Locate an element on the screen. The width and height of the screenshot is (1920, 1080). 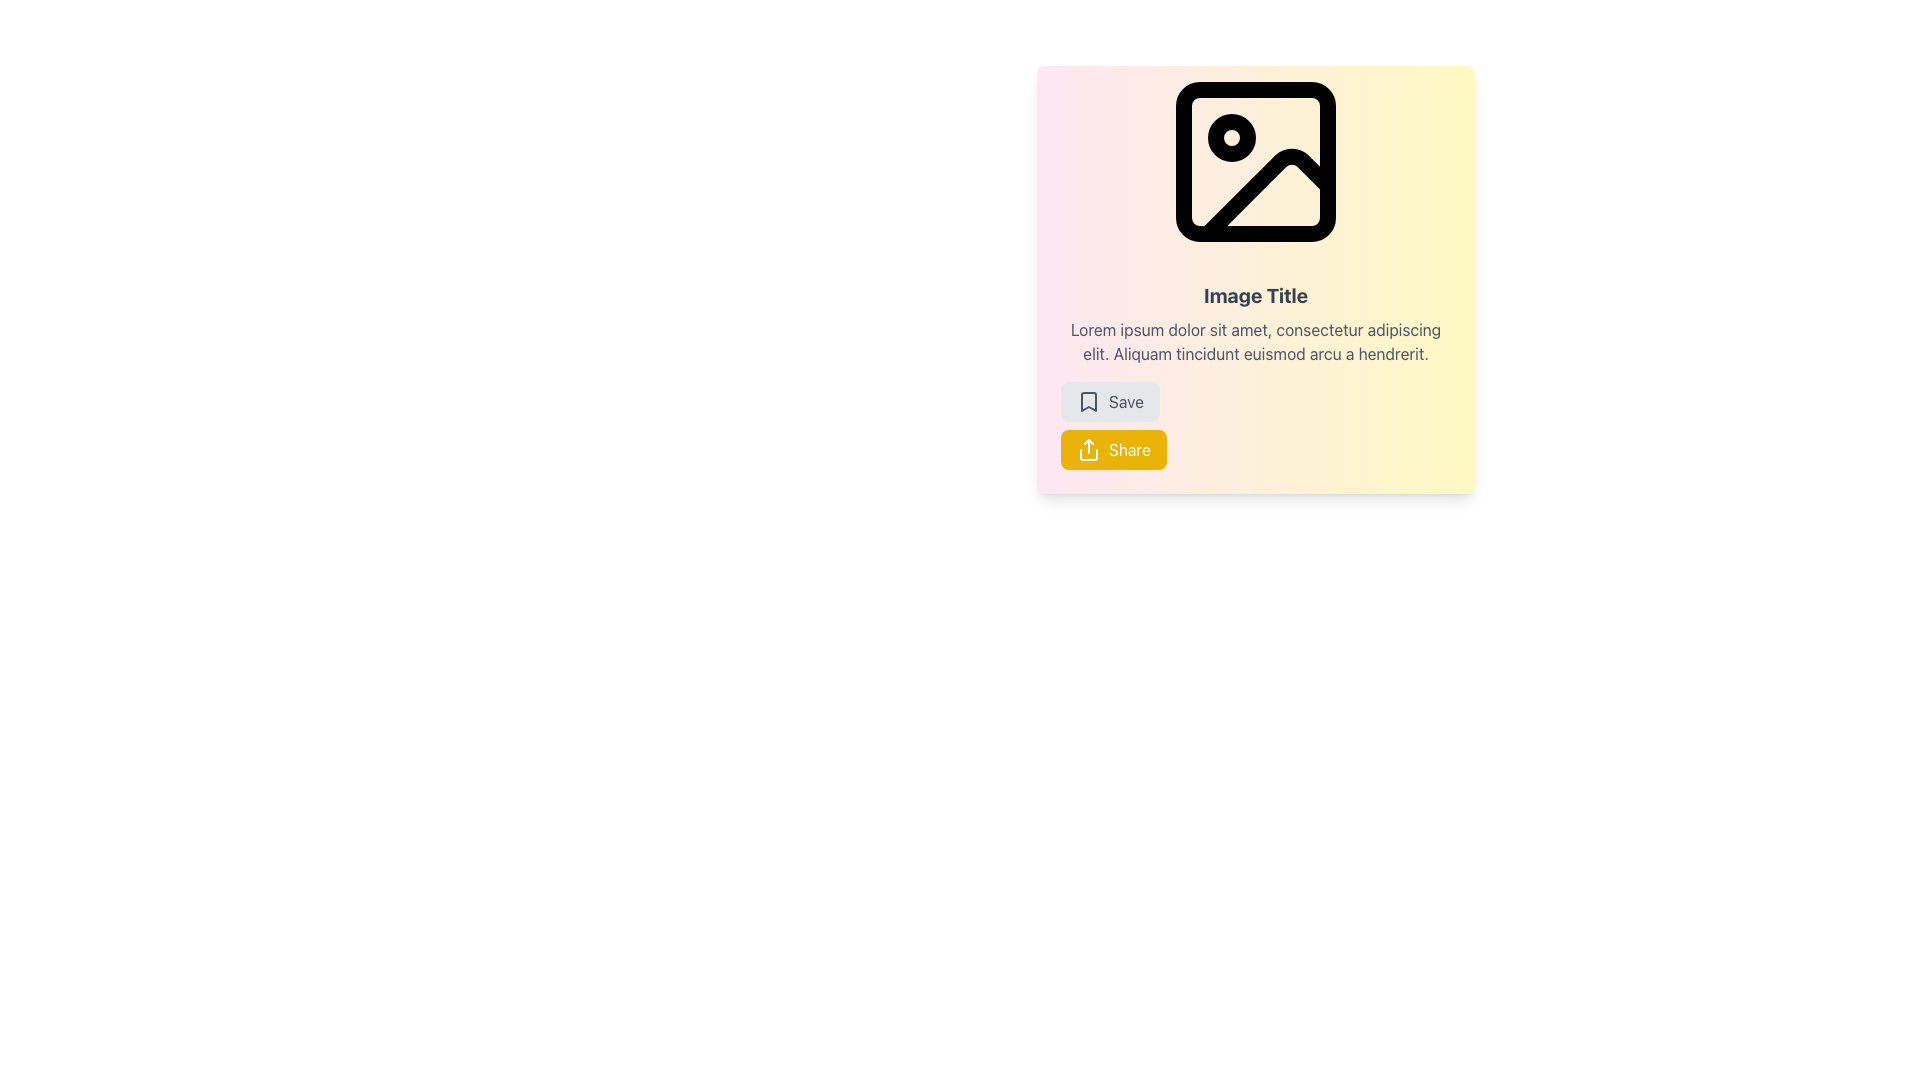
the 'Save' button located at the bottom-left side of the card interface, which includes a bookmark icon and is positioned above the 'Share' button is located at coordinates (1126, 401).